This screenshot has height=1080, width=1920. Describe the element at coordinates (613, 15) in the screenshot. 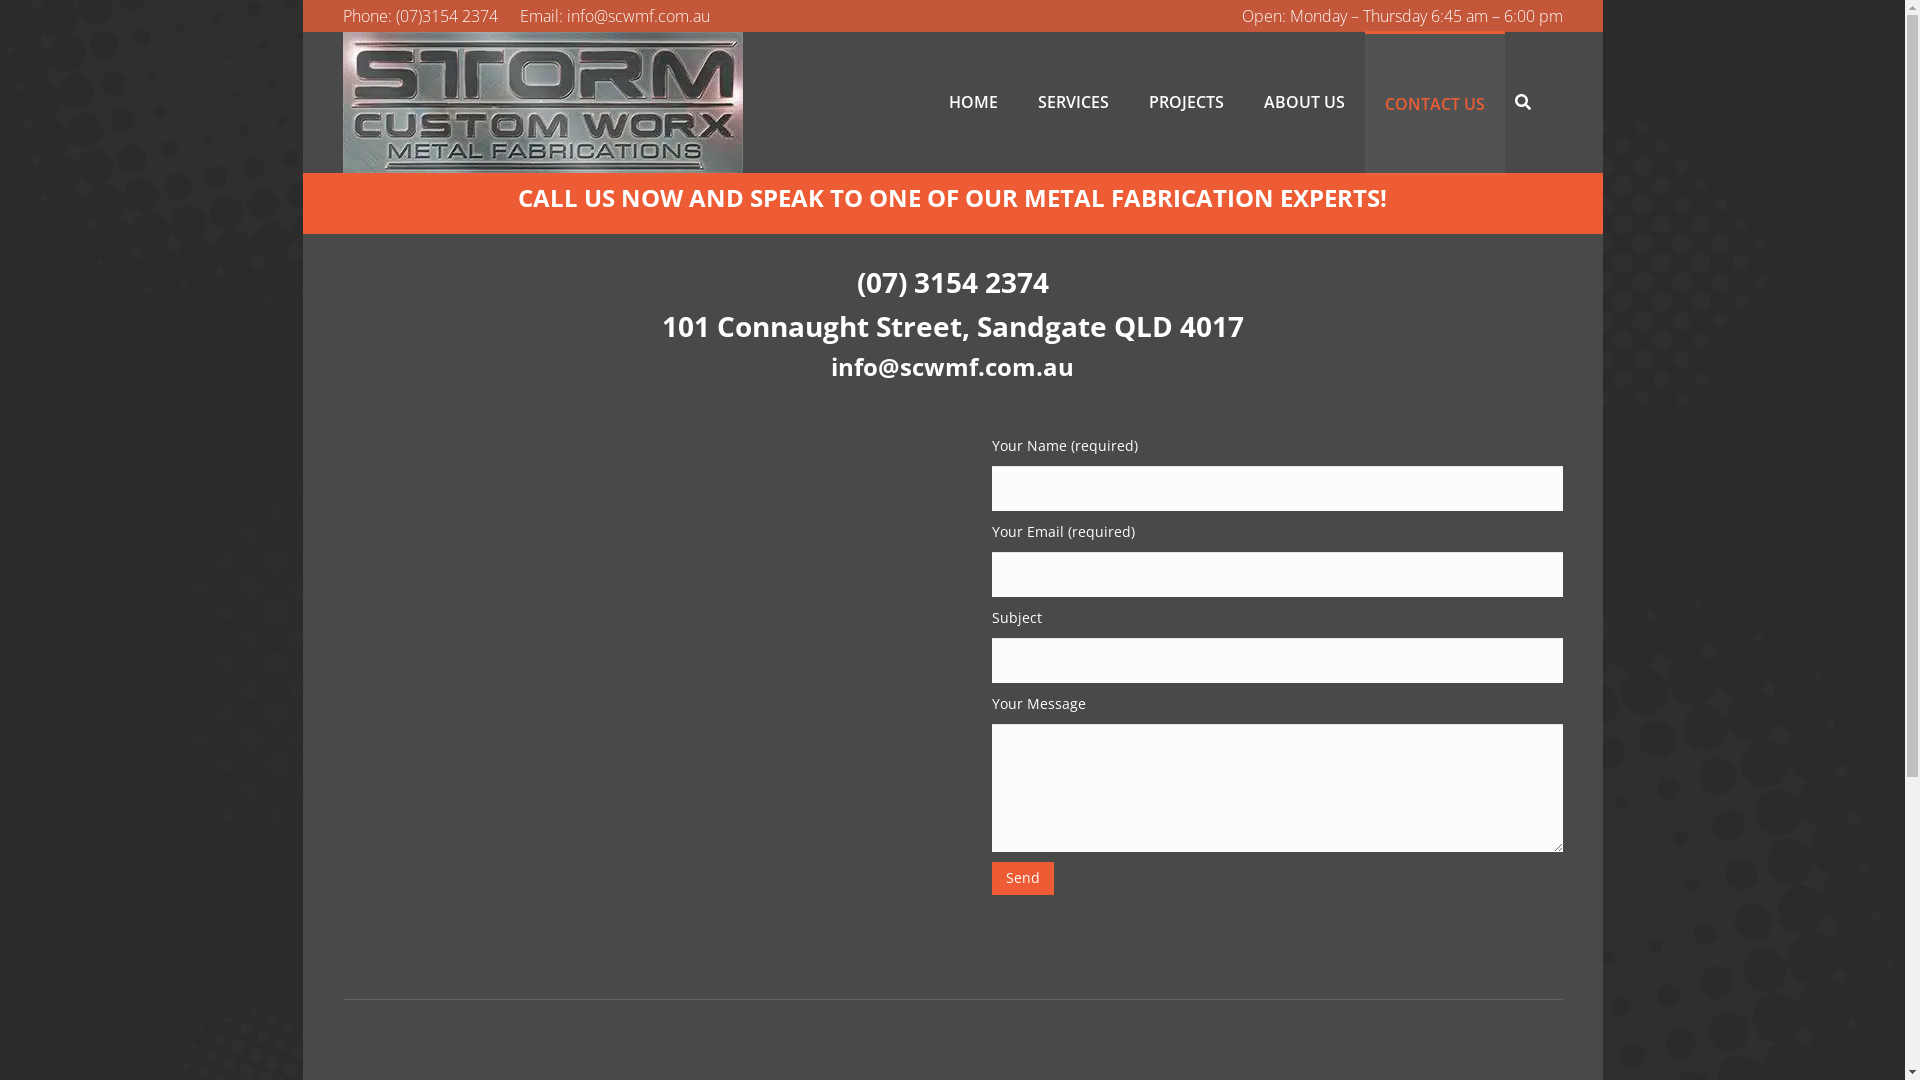

I see `'Email: info@scwmf.com.au'` at that location.